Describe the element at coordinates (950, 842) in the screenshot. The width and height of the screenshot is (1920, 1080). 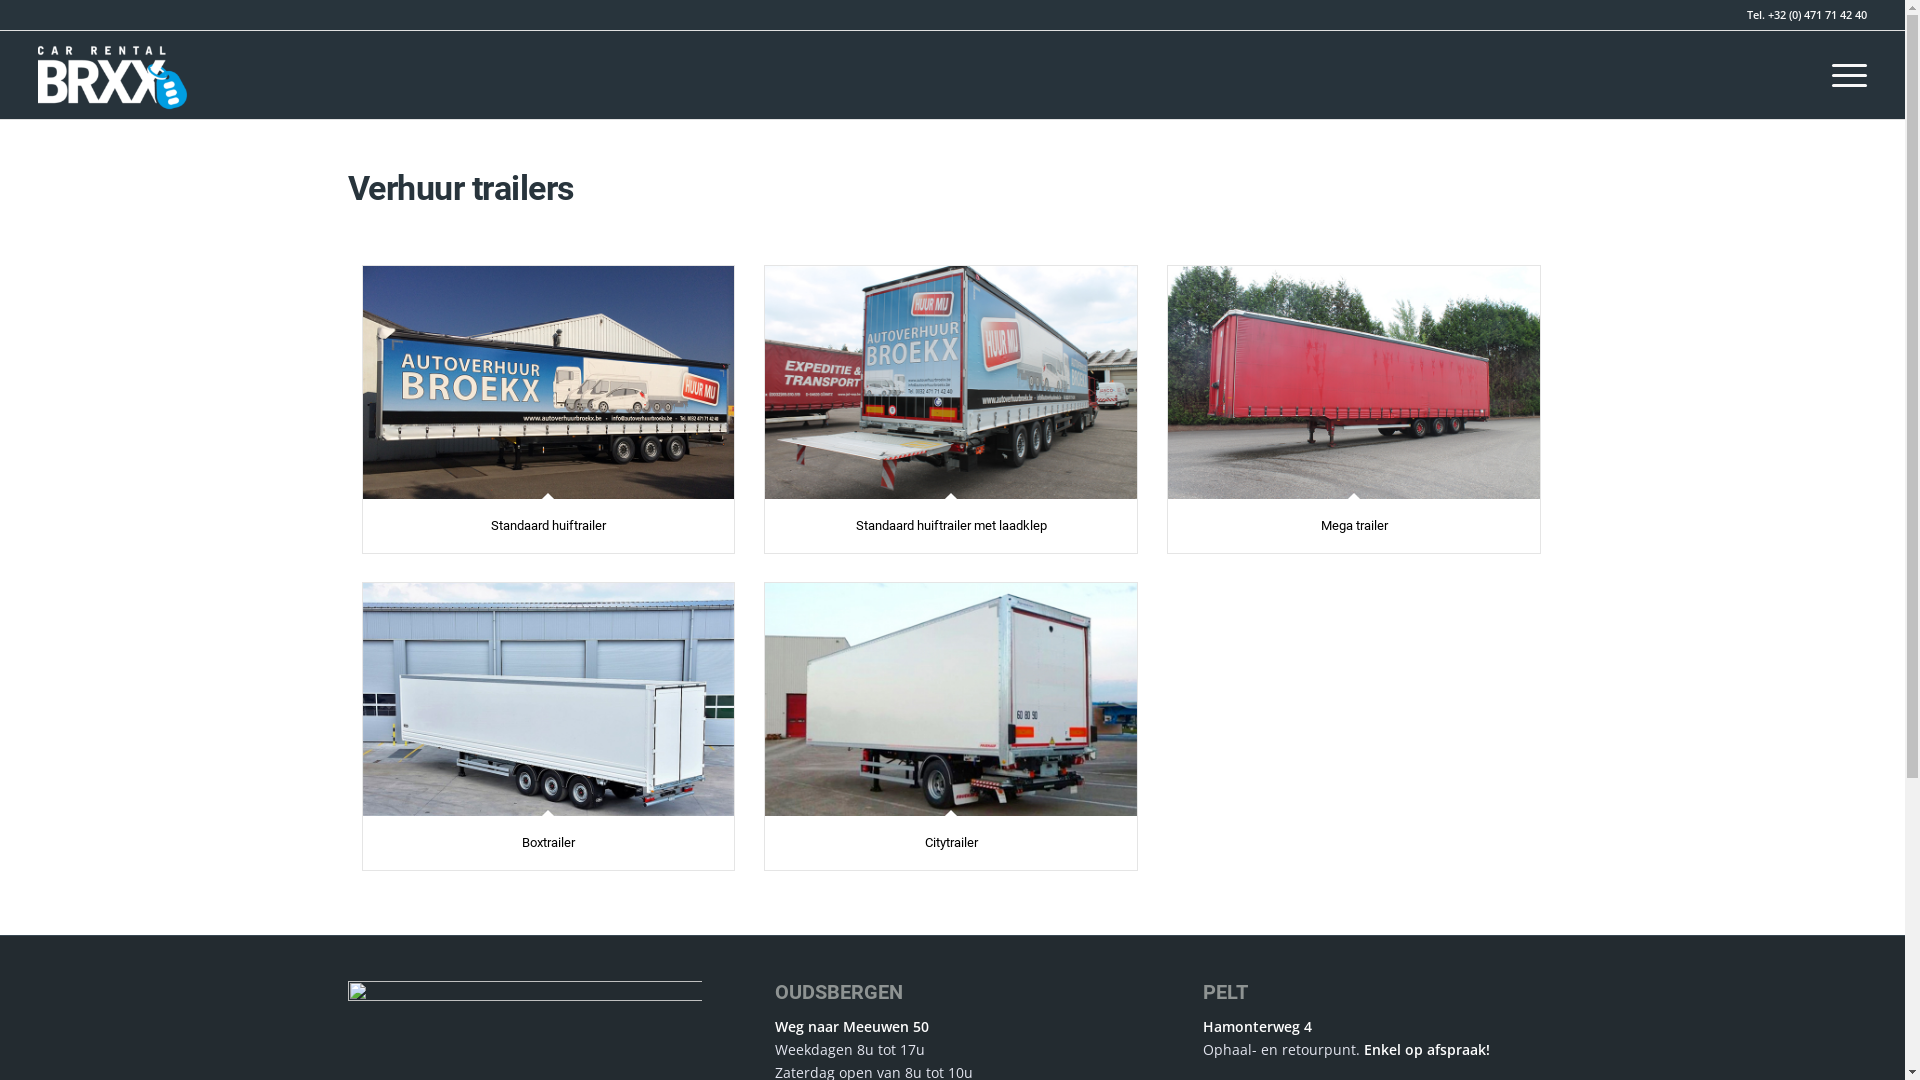
I see `'Citytrailer'` at that location.